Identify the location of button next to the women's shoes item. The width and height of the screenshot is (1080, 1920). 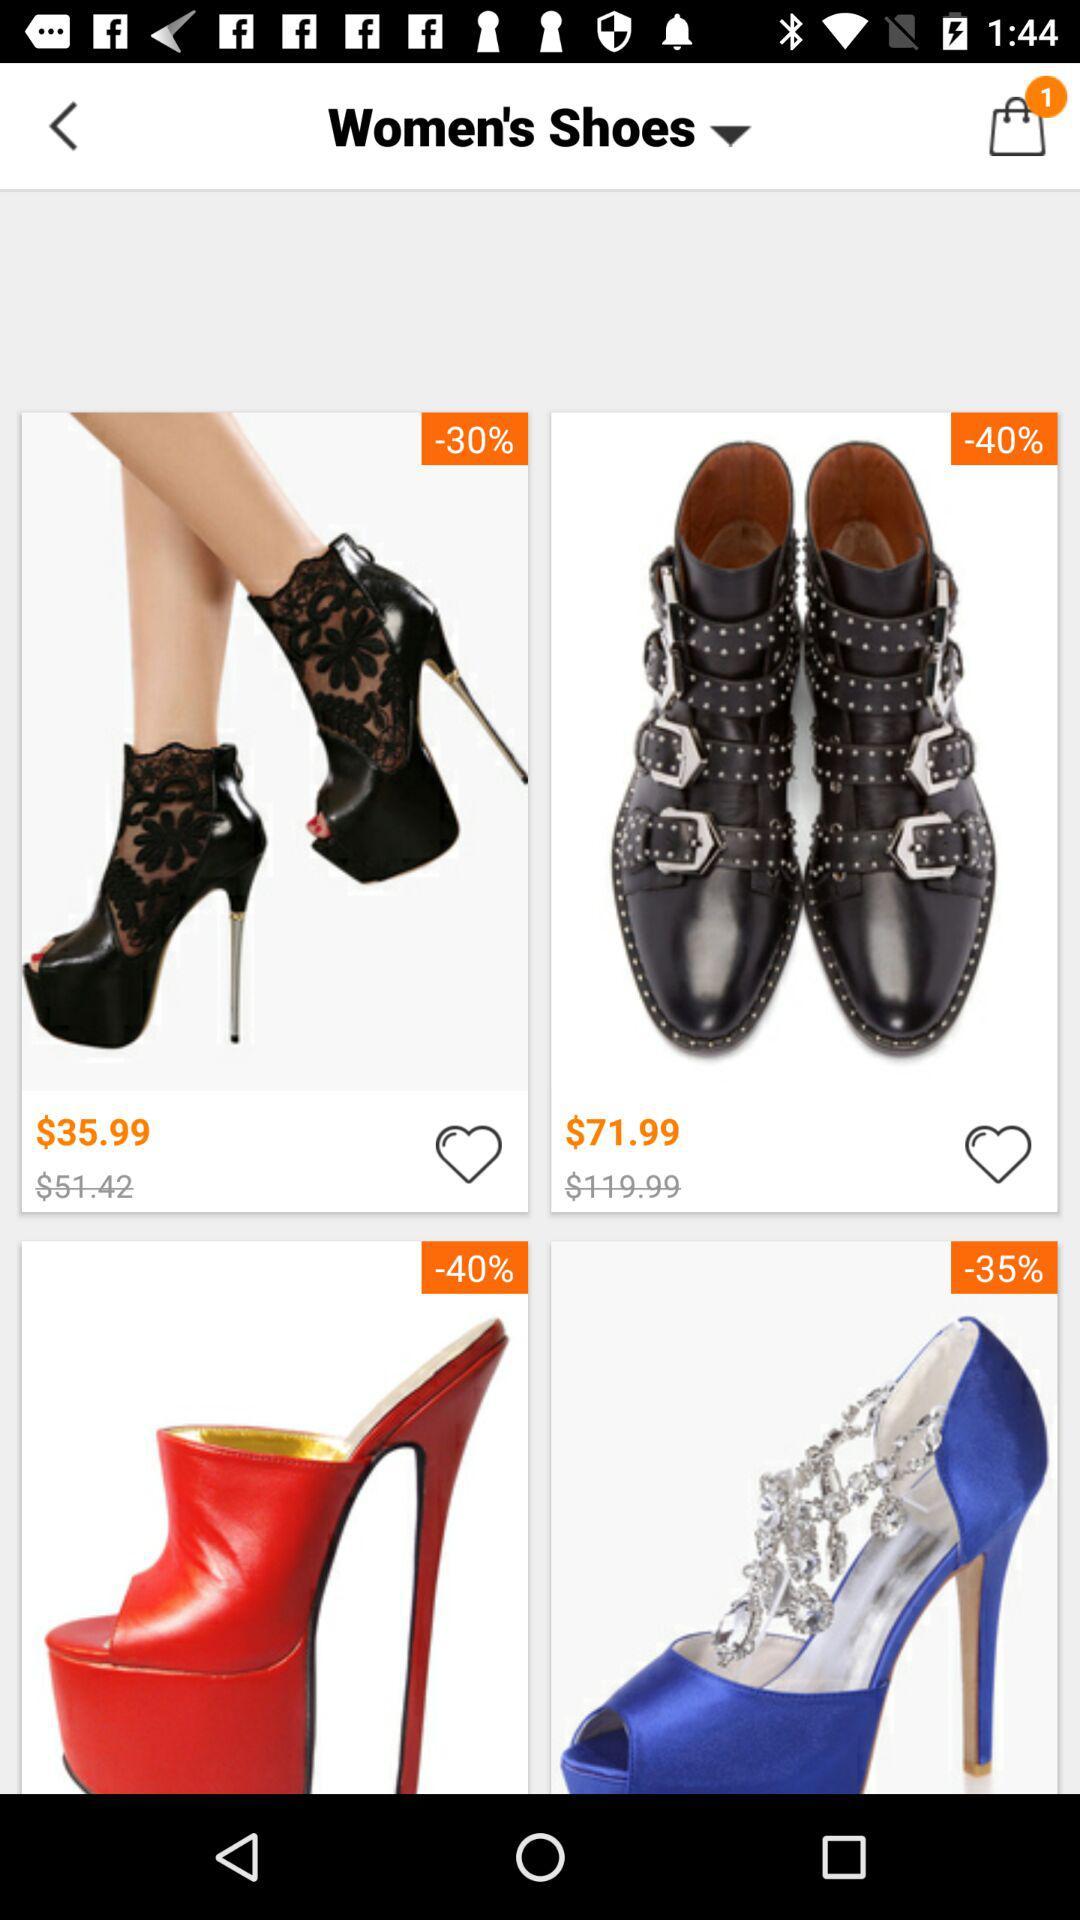
(61, 124).